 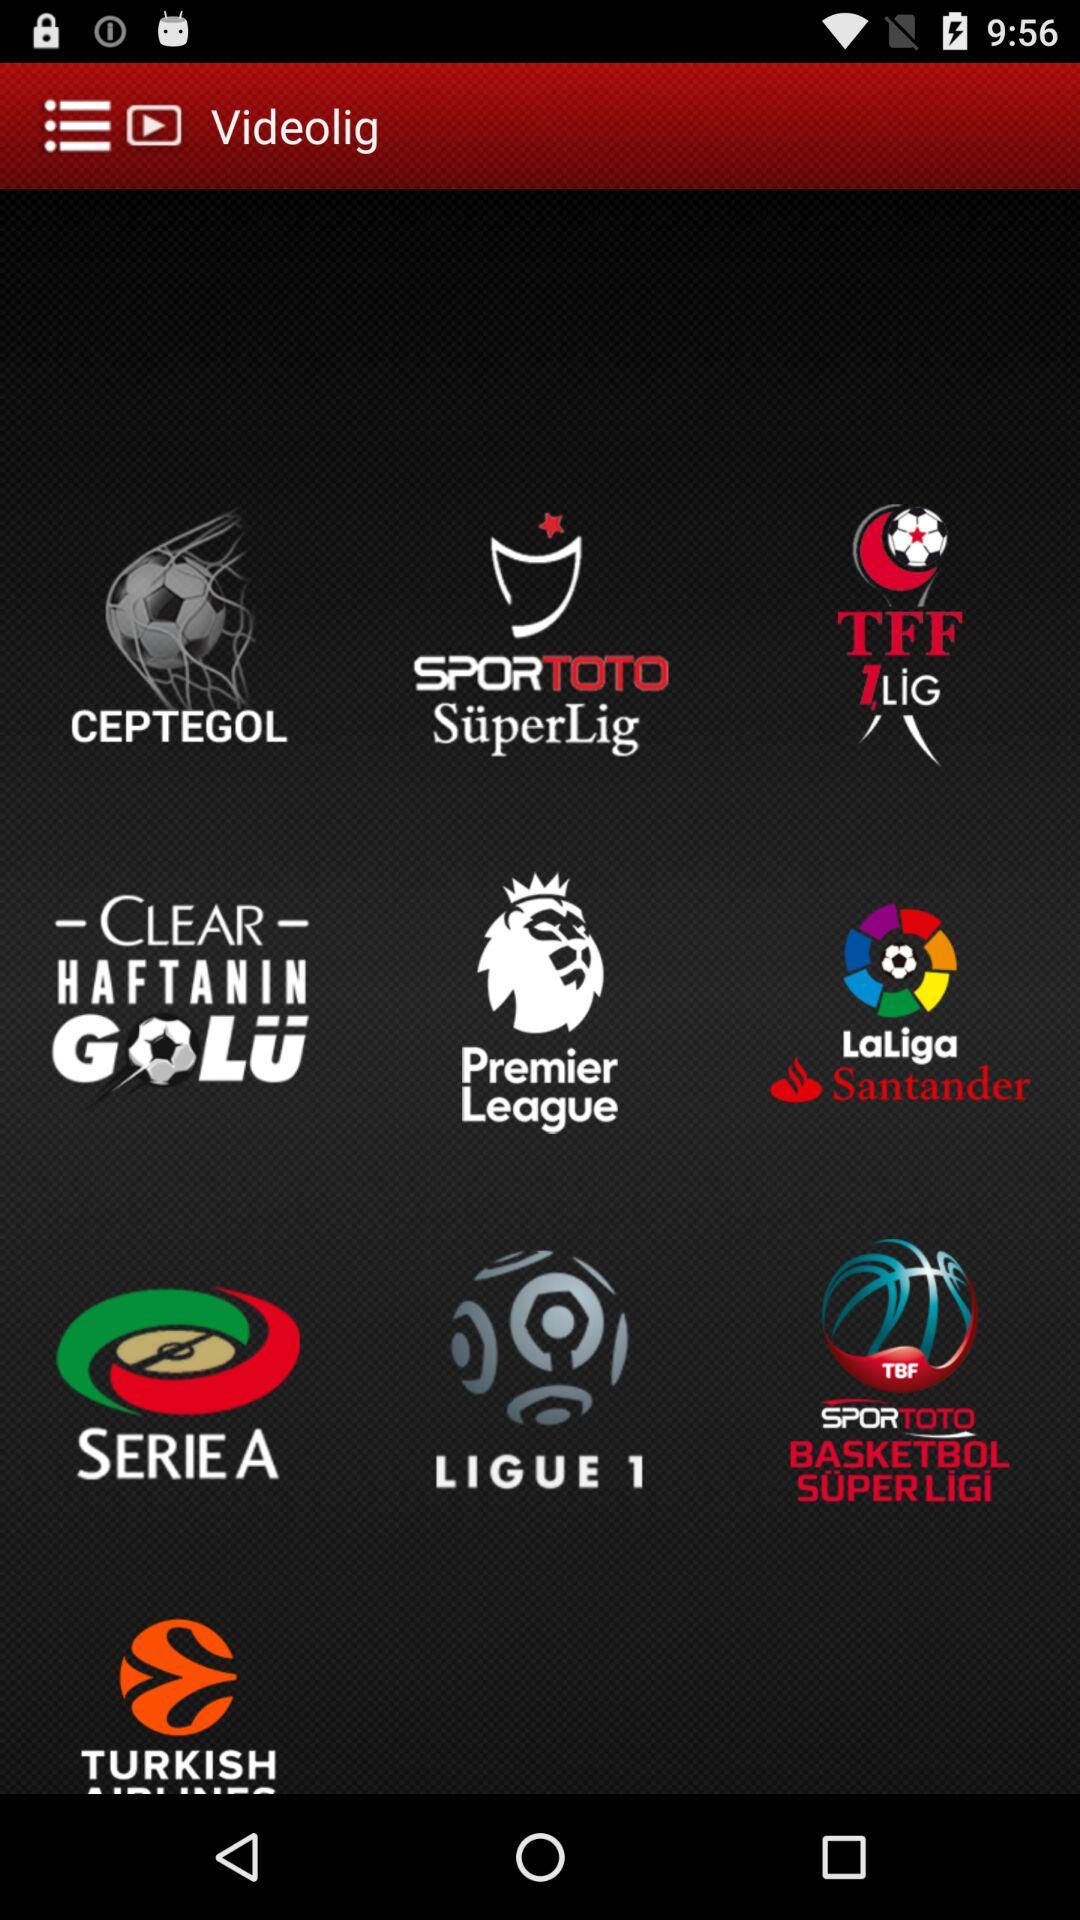 What do you see at coordinates (540, 1369) in the screenshot?
I see `l i g u e 1 icon next to serie a icon` at bounding box center [540, 1369].